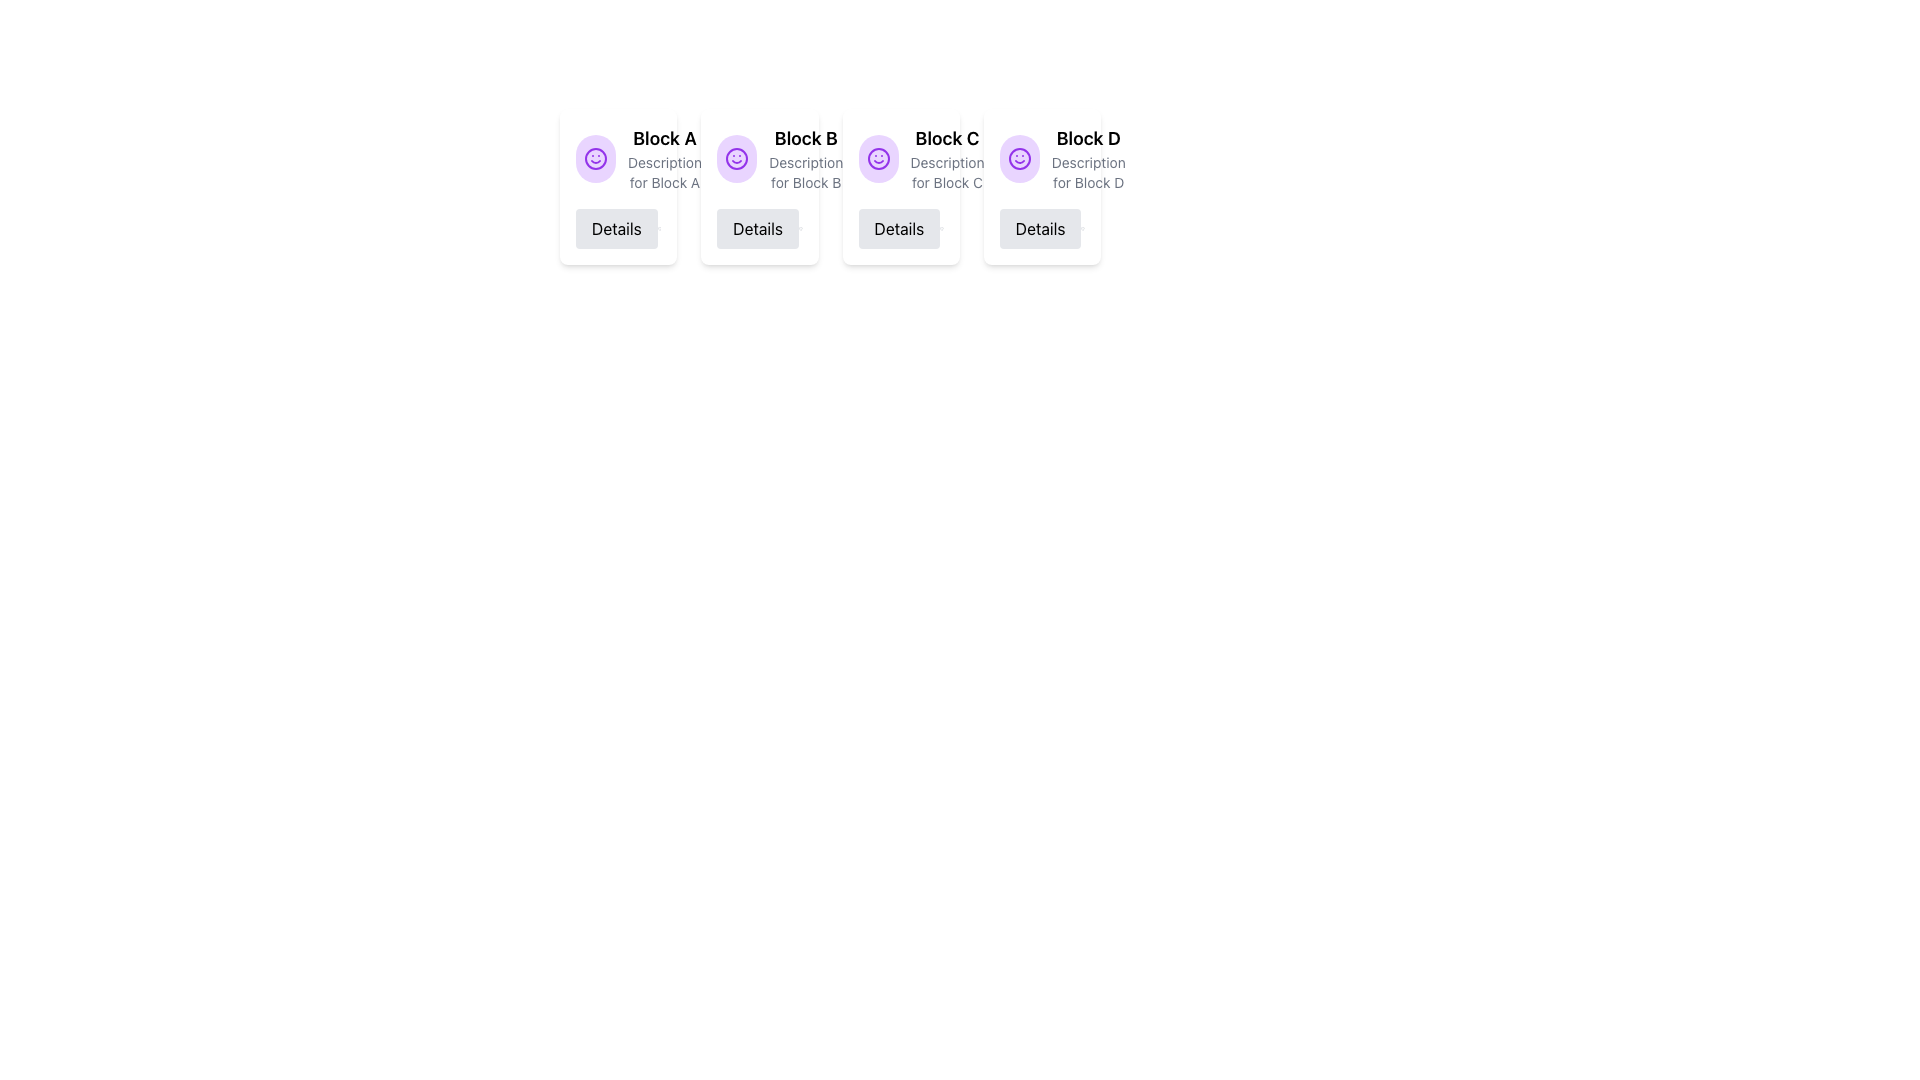 The width and height of the screenshot is (1920, 1080). Describe the element at coordinates (900, 227) in the screenshot. I see `the 'Details' button located in the 'Block C' card to trigger a visual effect` at that location.